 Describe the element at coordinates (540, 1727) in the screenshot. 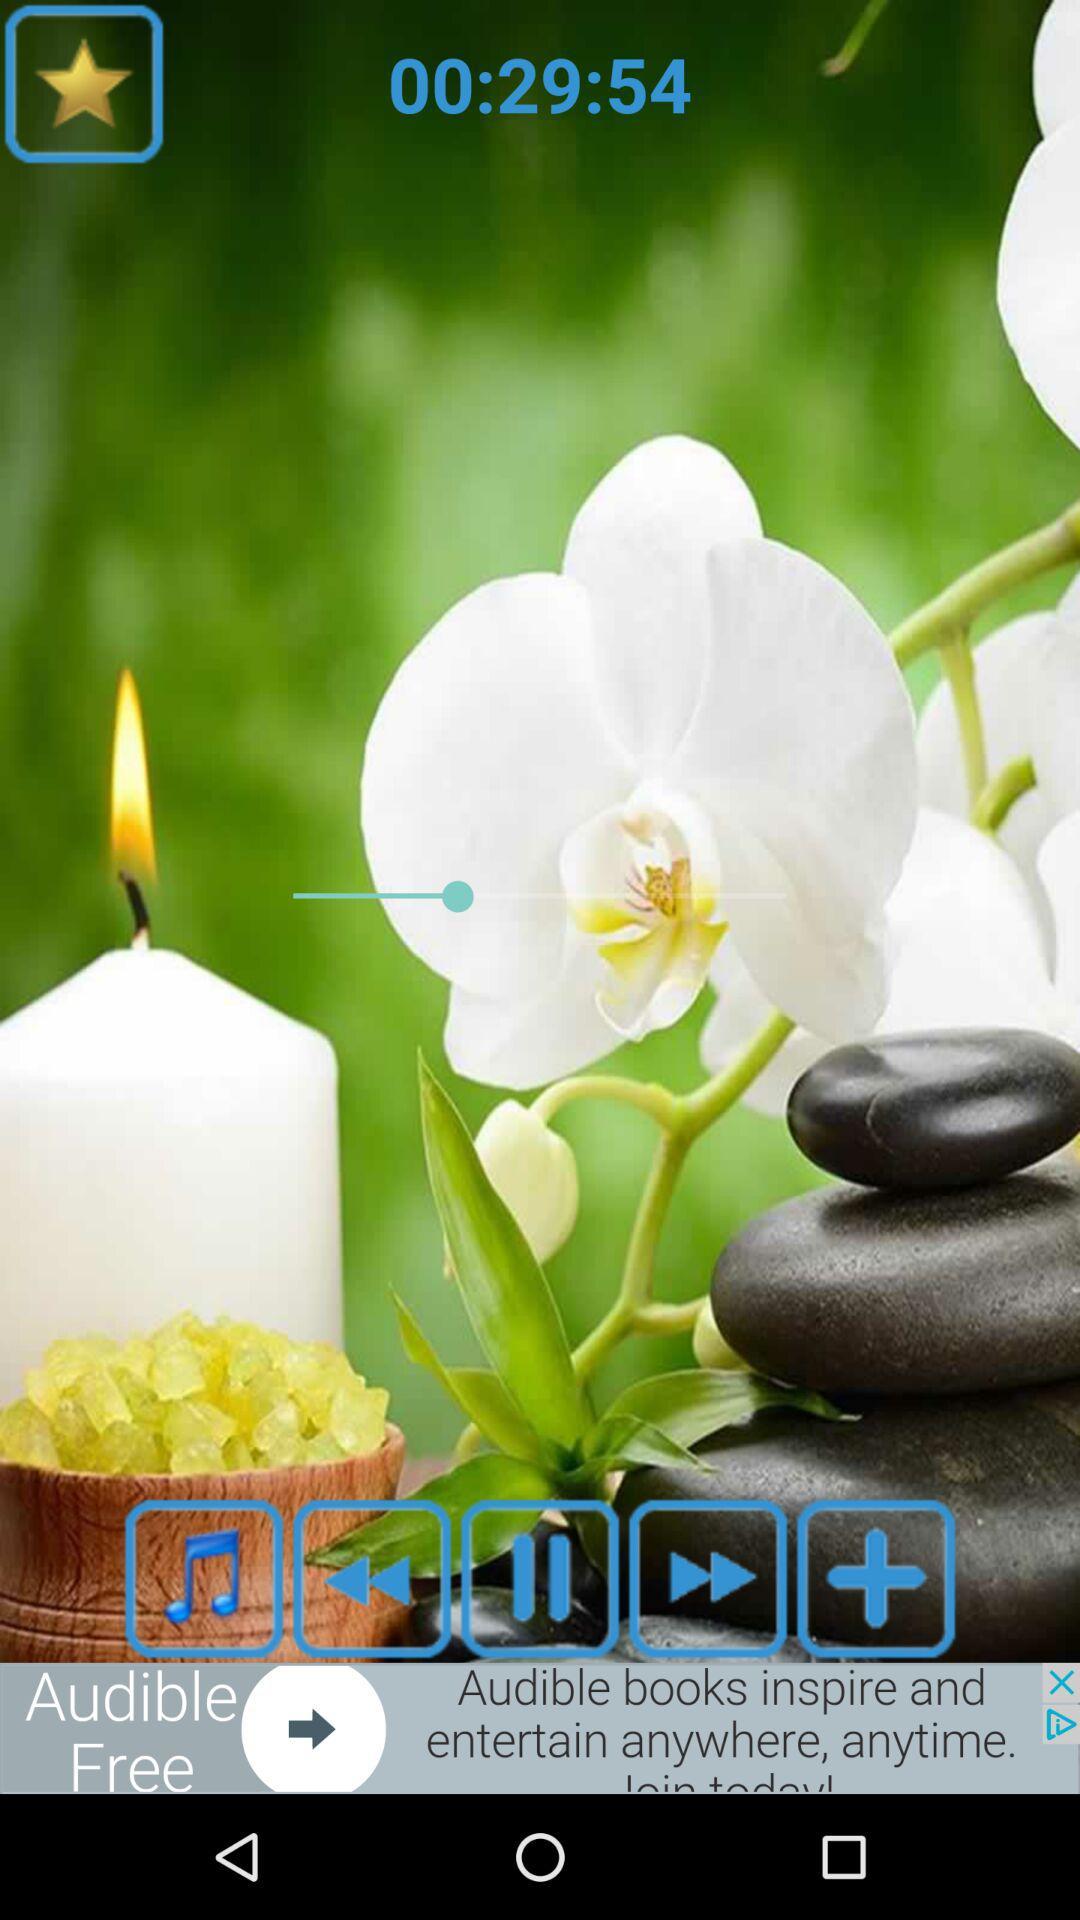

I see `advertisement` at that location.